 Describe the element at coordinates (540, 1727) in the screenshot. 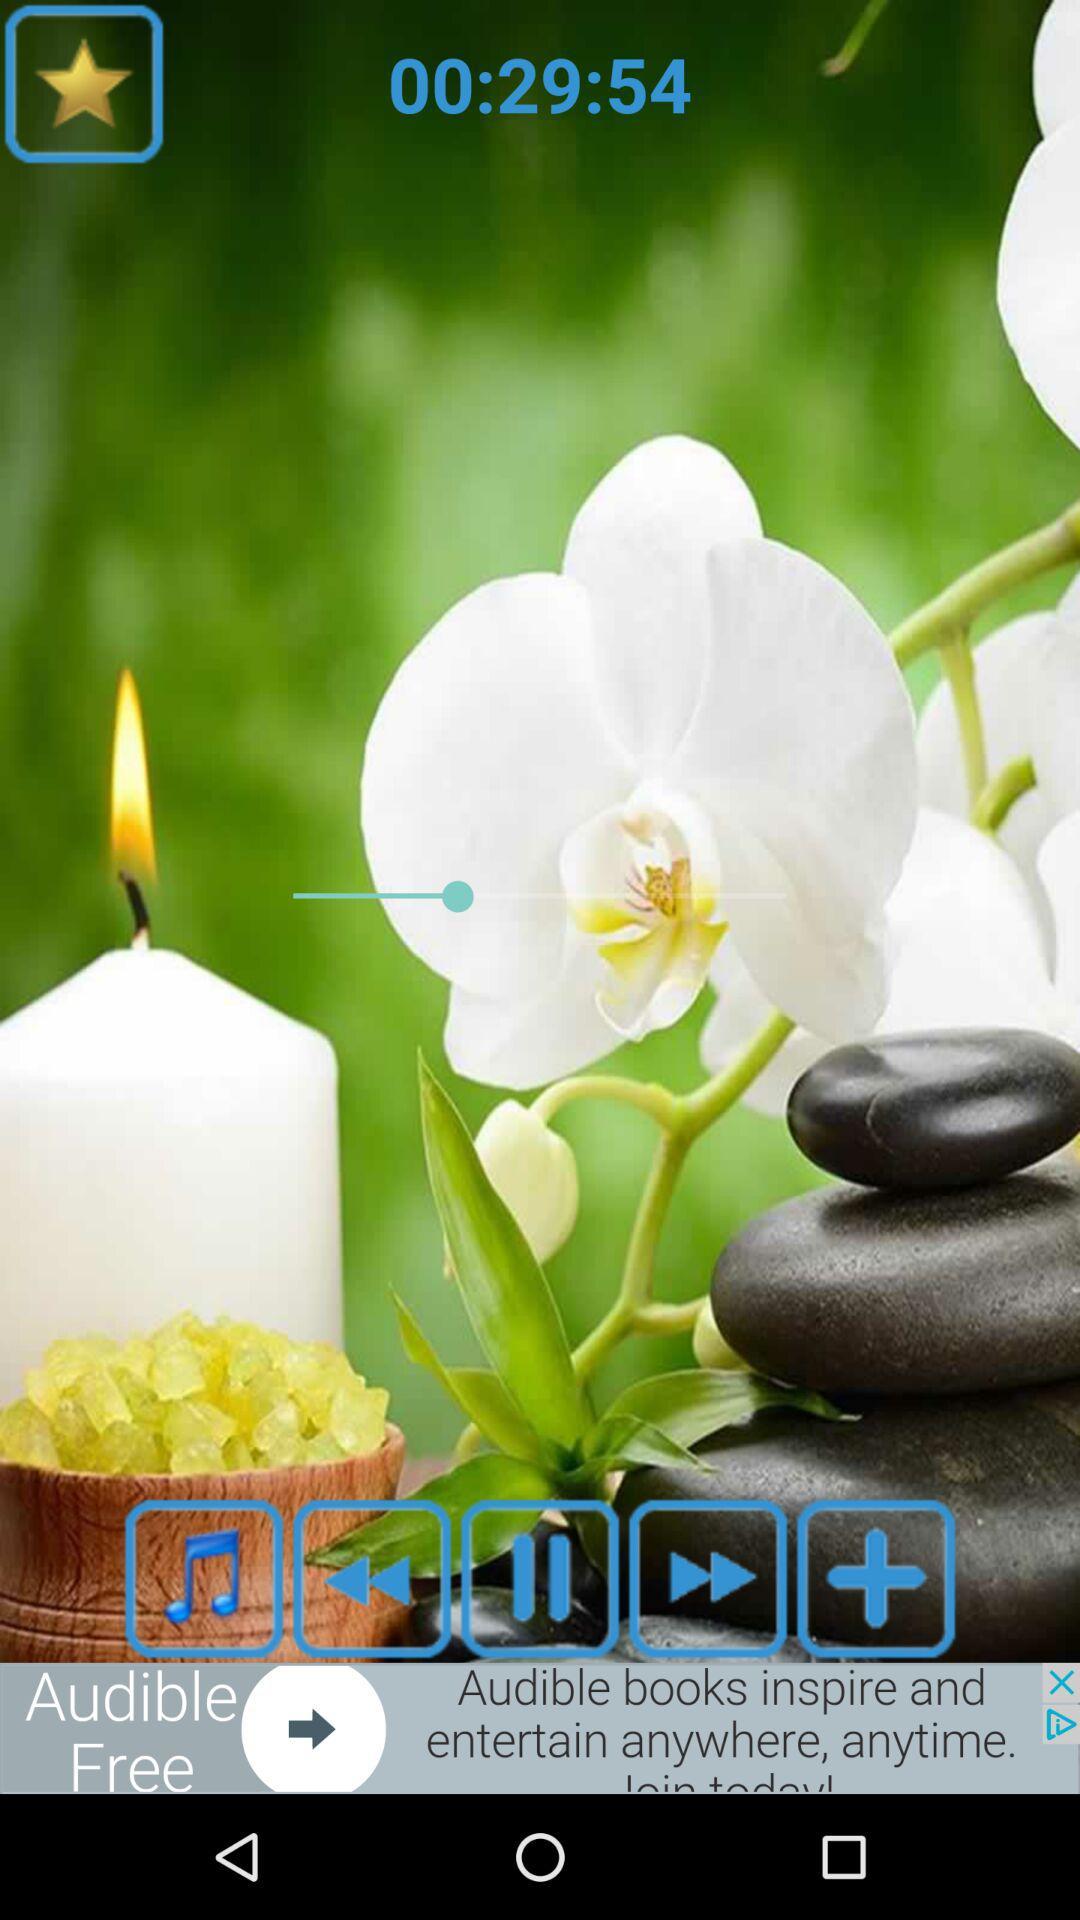

I see `advertisement` at that location.